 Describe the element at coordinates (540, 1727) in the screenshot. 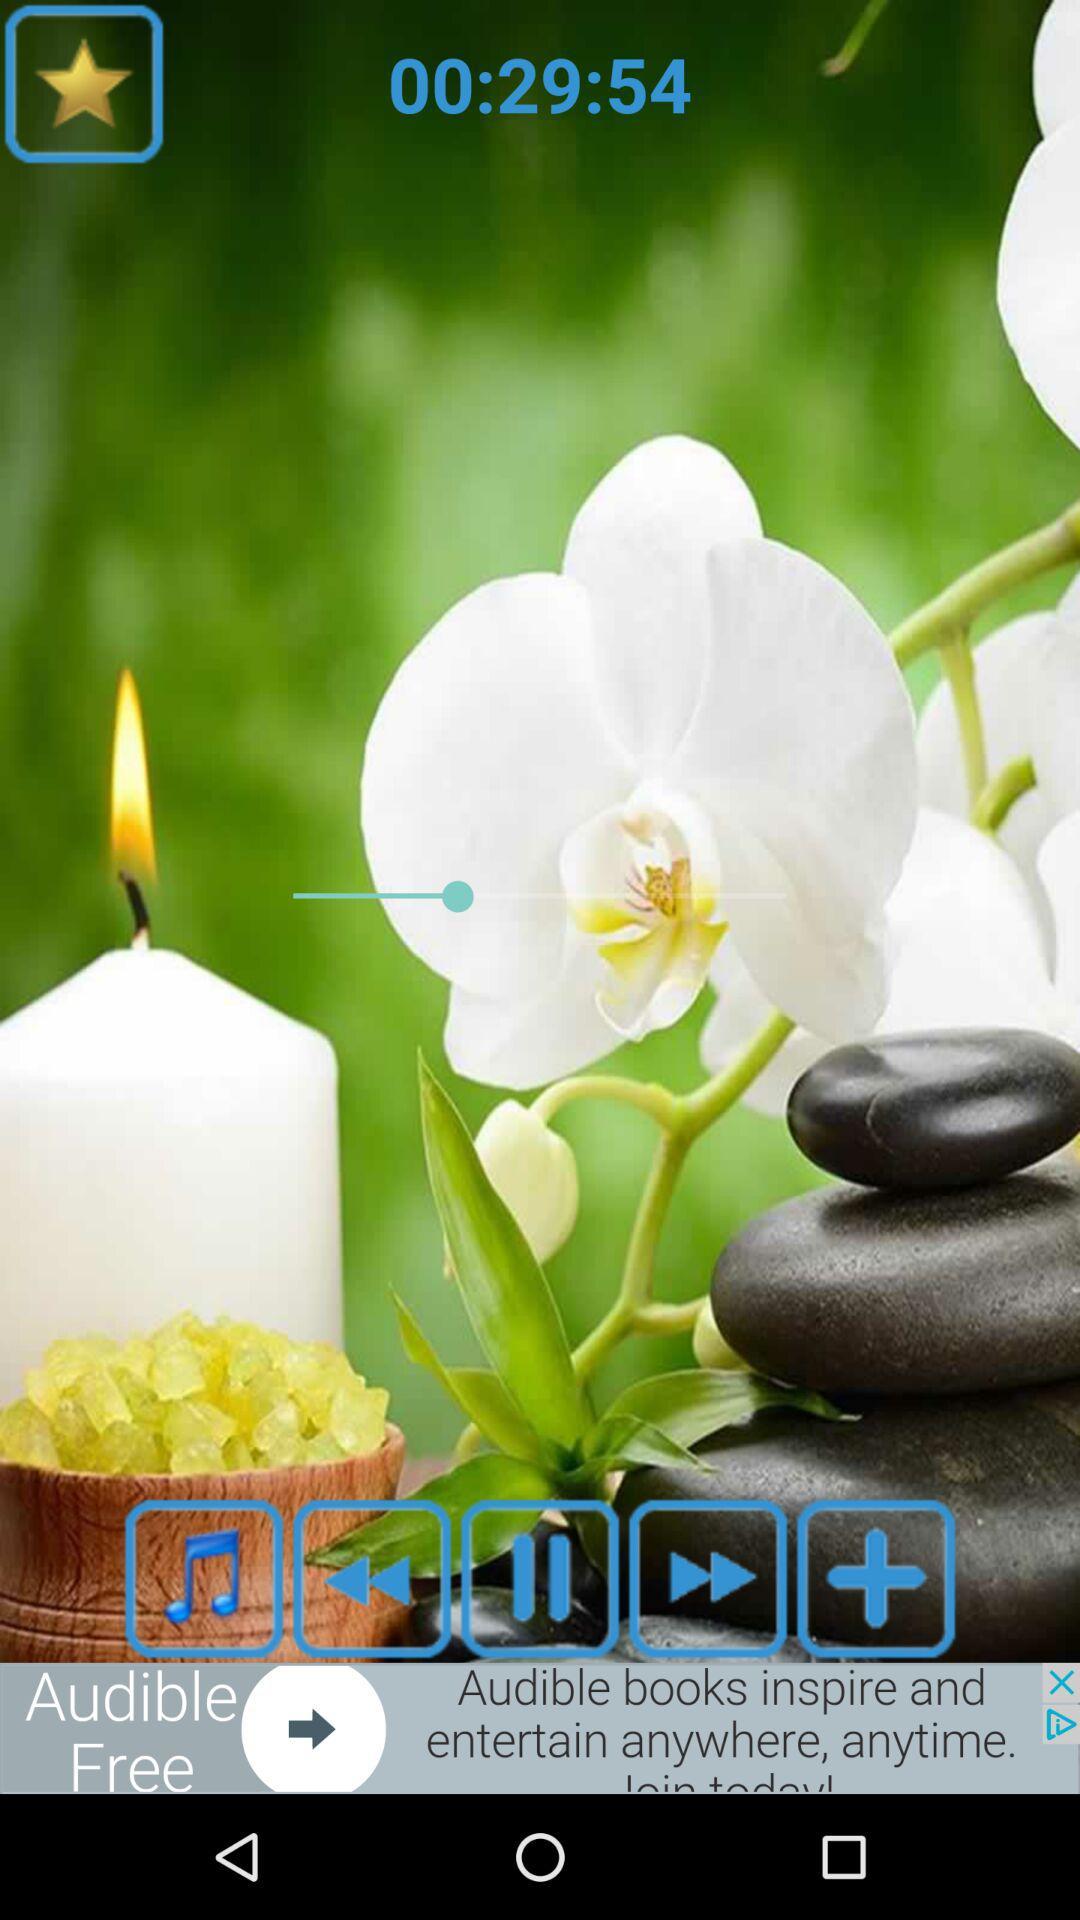

I see `advertisement` at that location.